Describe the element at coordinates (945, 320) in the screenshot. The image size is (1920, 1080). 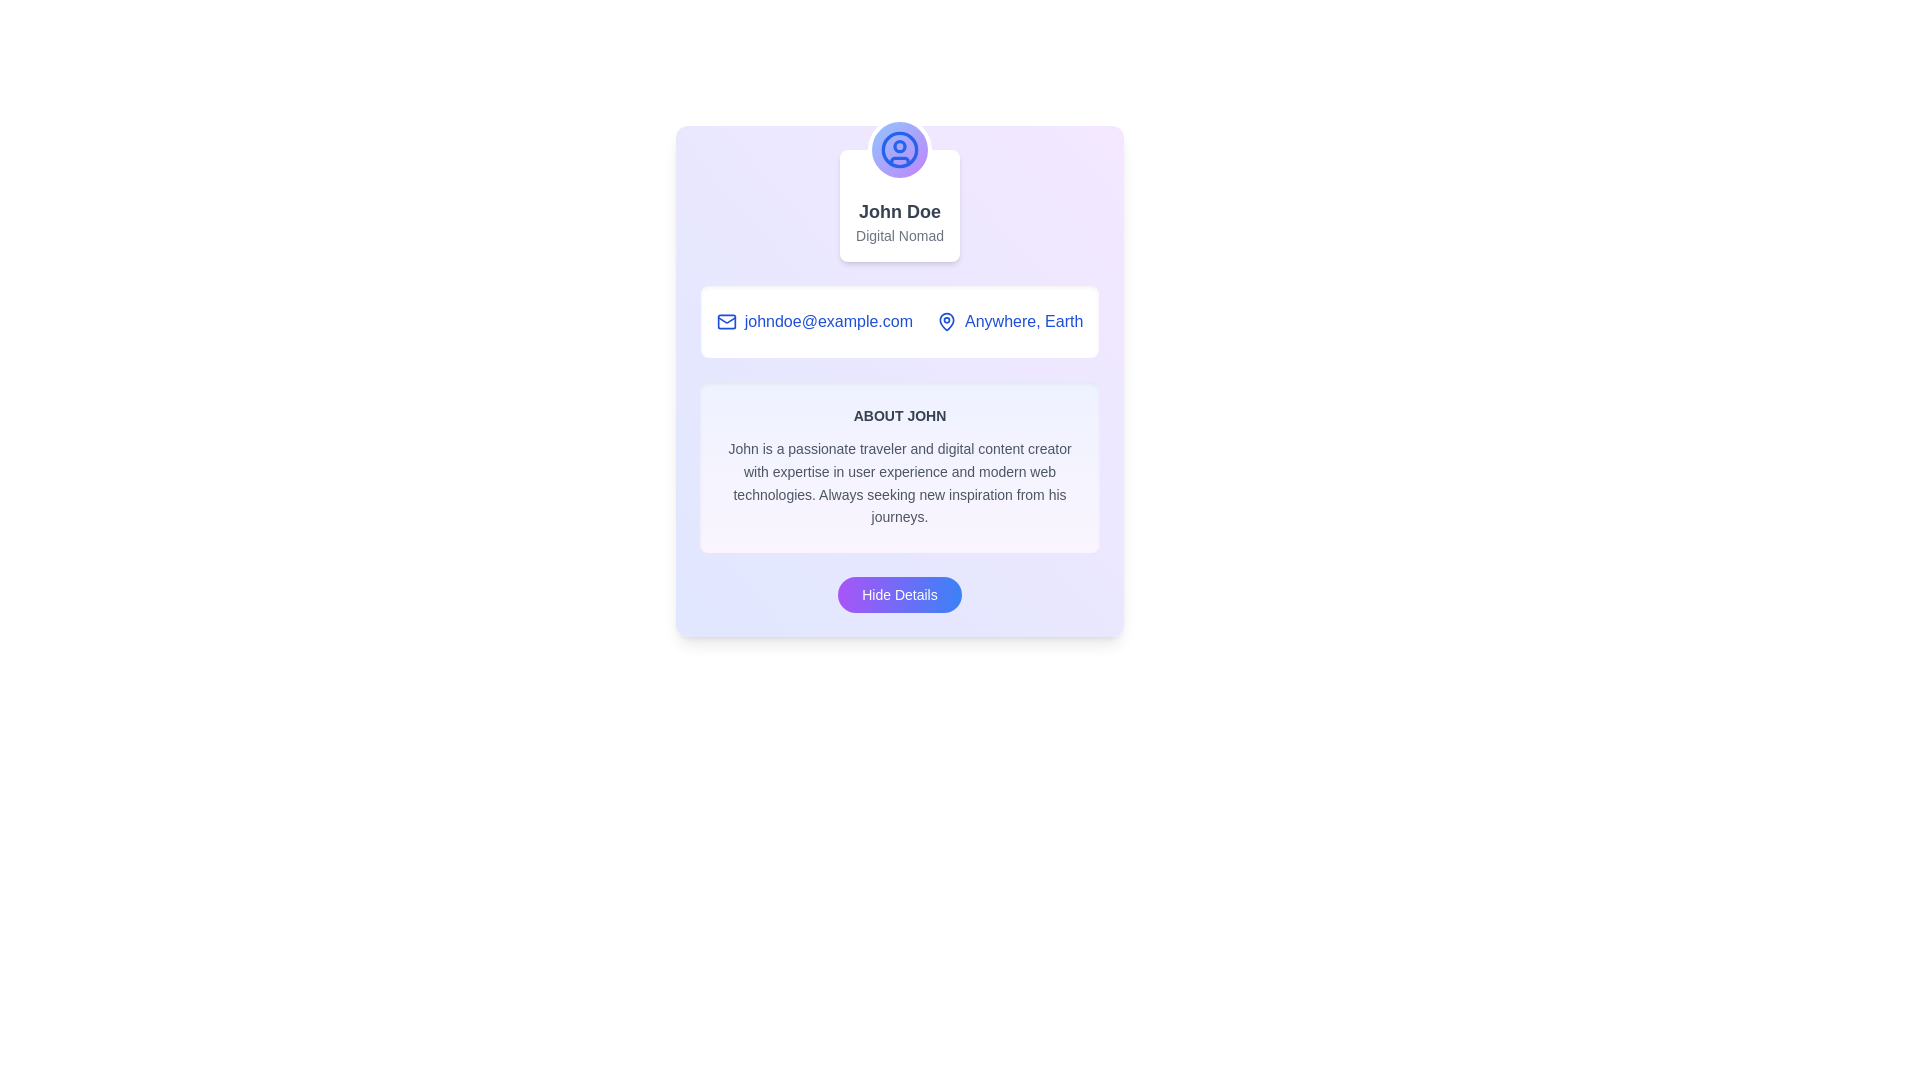
I see `the marker pin icon located to the left of the text 'Anywhere, Earth' within the card layout` at that location.